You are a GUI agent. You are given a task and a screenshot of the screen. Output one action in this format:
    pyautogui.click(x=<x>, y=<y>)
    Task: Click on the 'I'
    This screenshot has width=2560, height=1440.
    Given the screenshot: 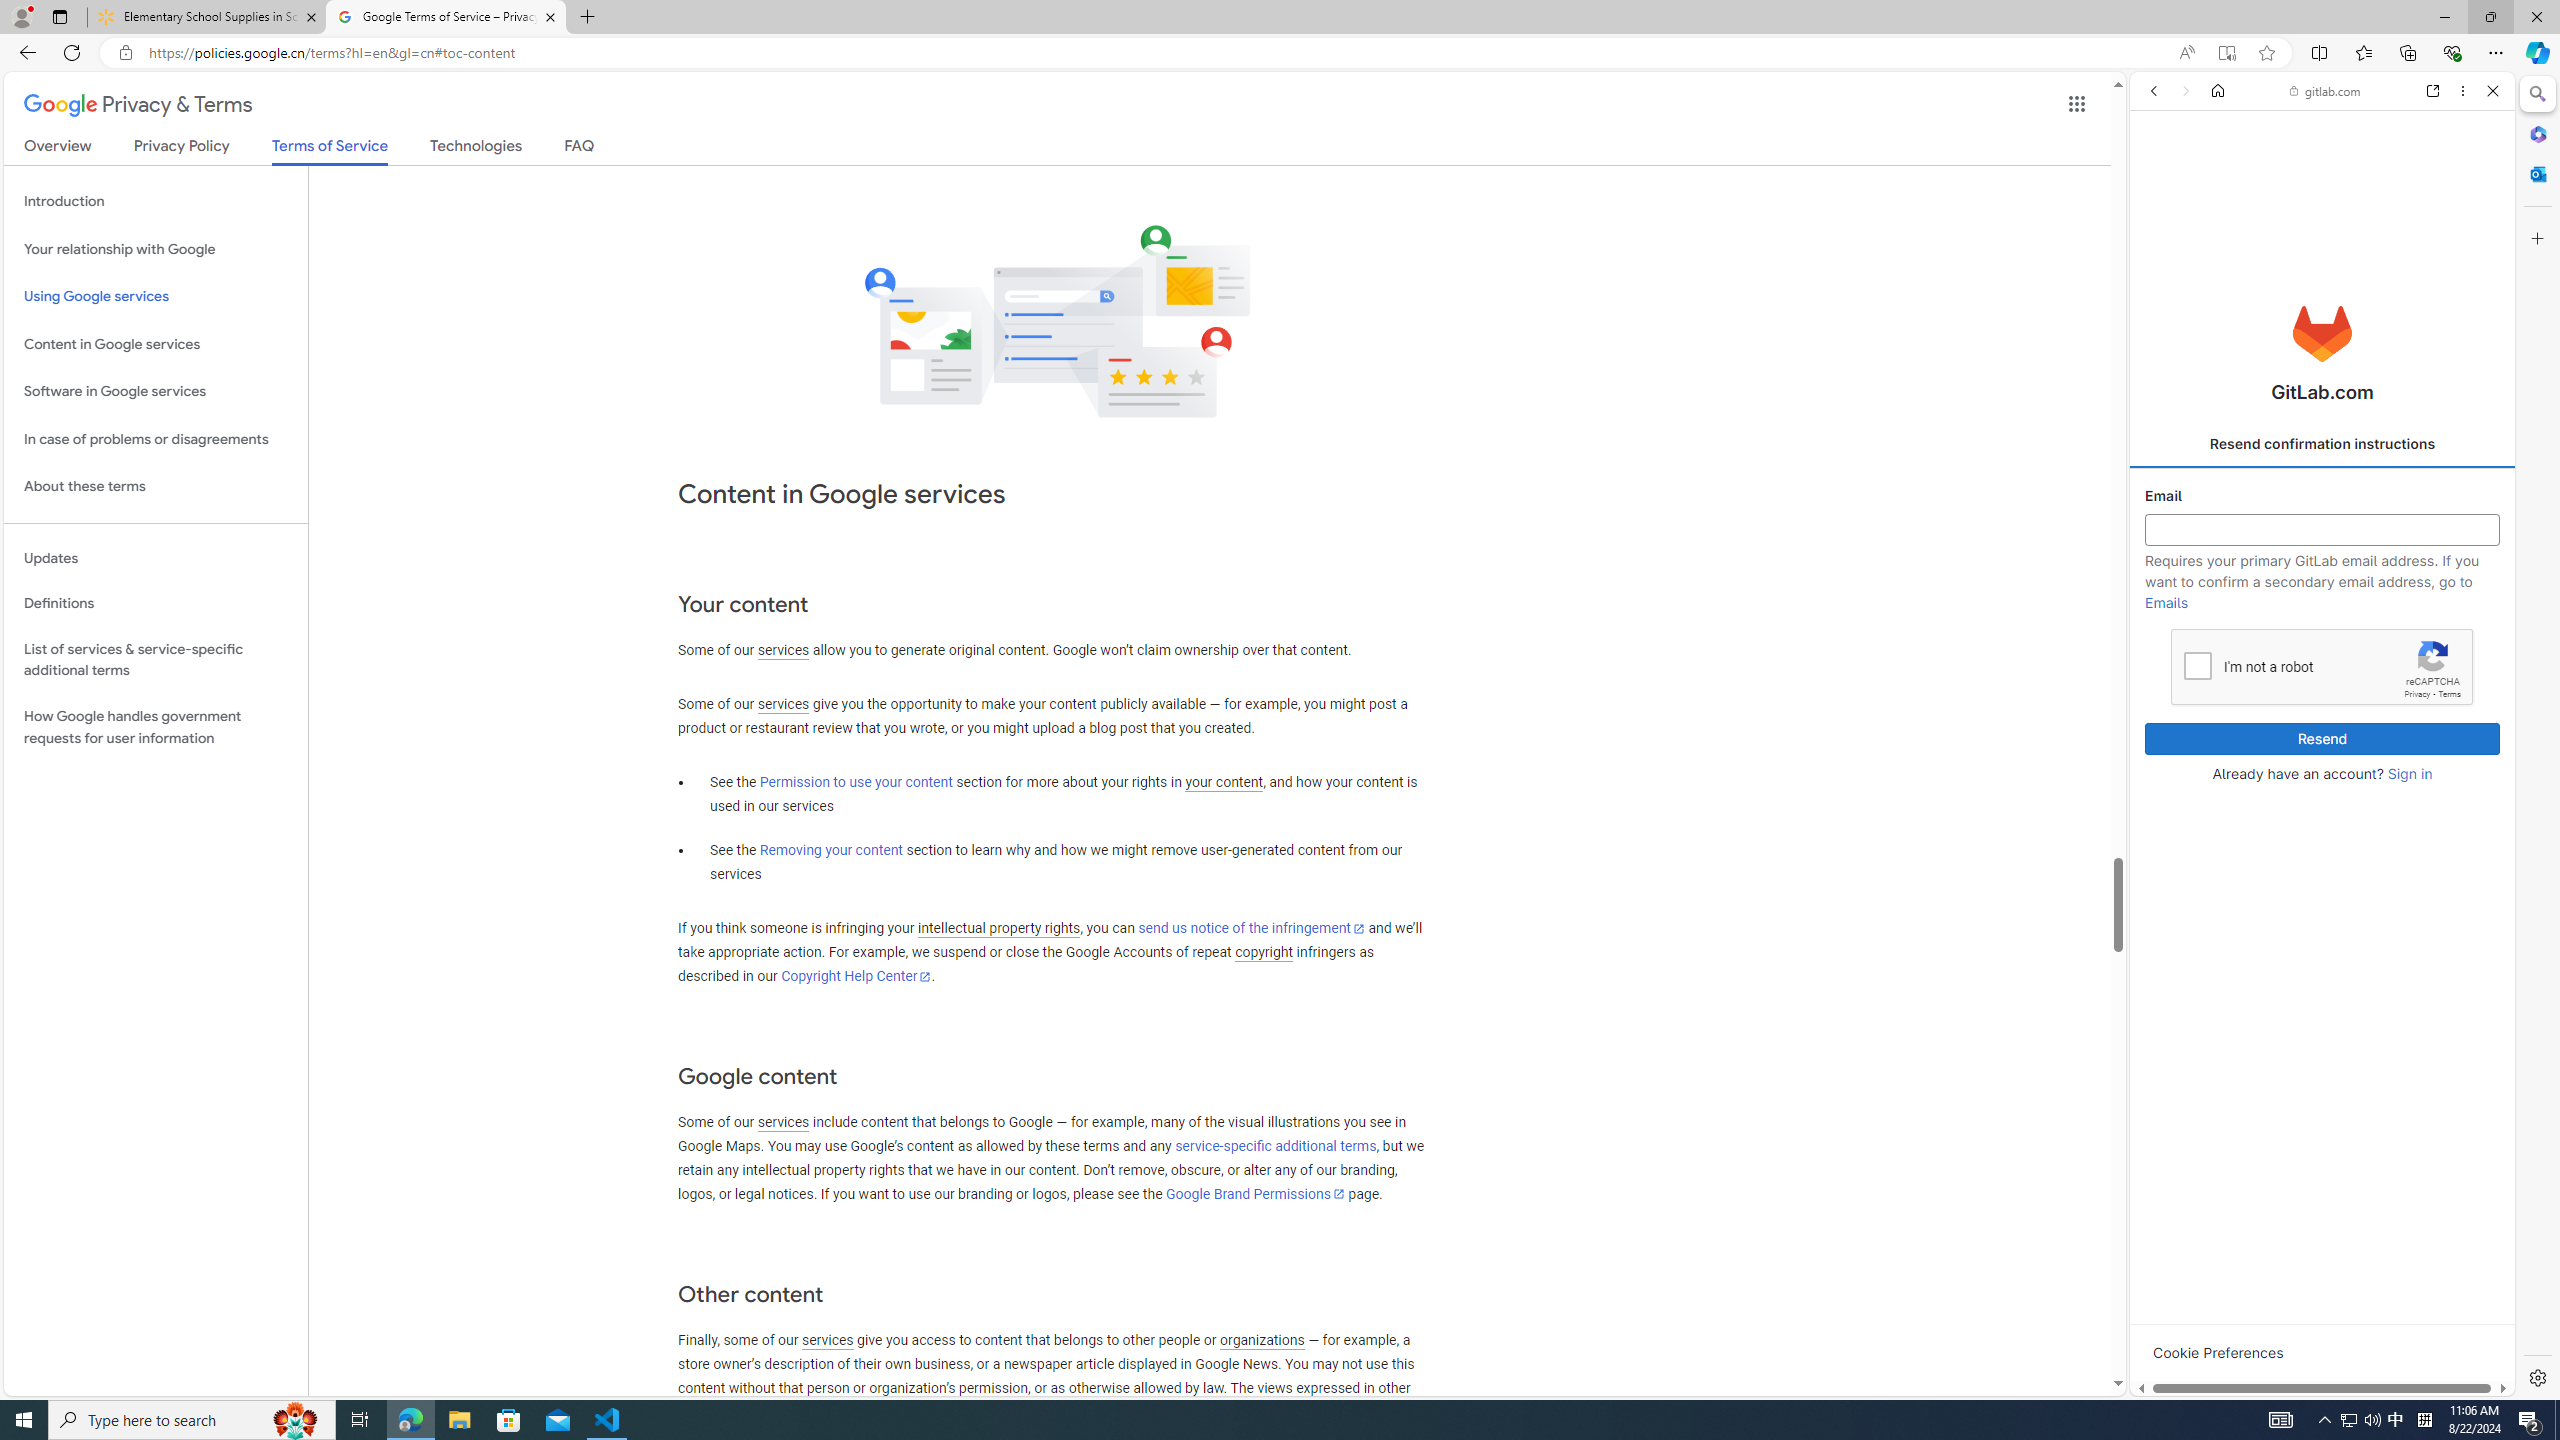 What is the action you would take?
    pyautogui.click(x=2197, y=665)
    